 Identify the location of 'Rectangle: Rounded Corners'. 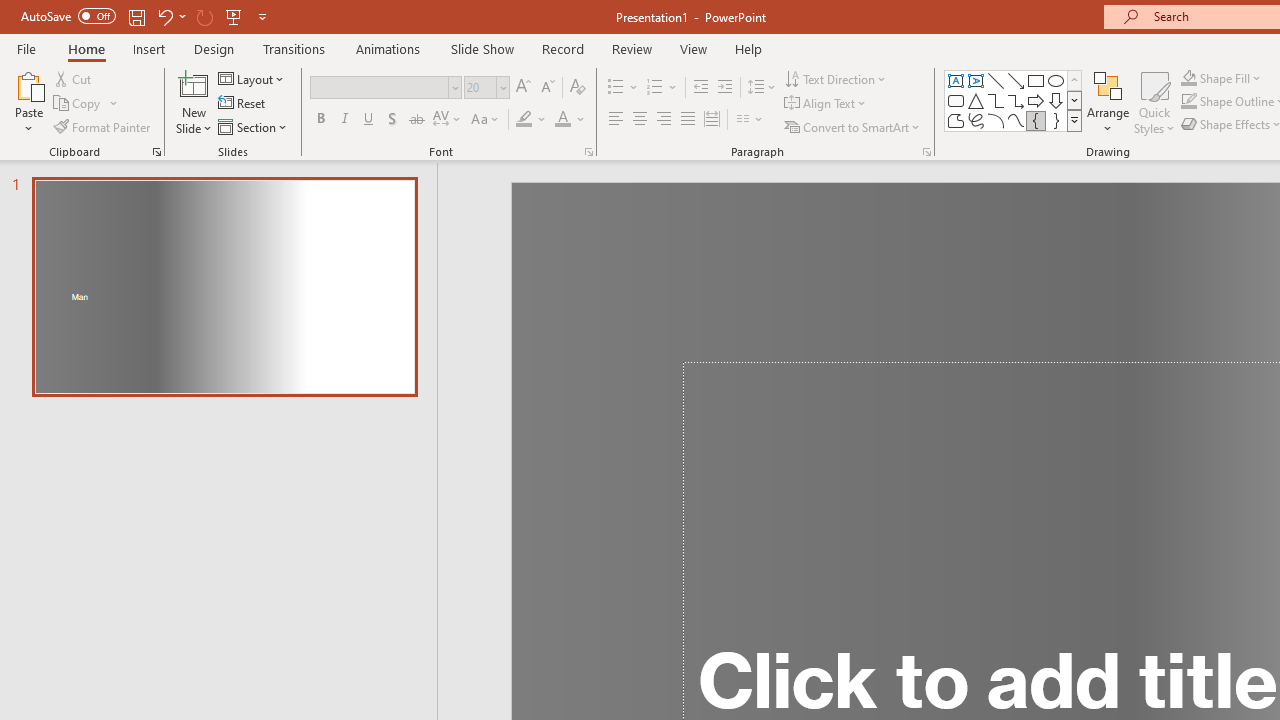
(955, 100).